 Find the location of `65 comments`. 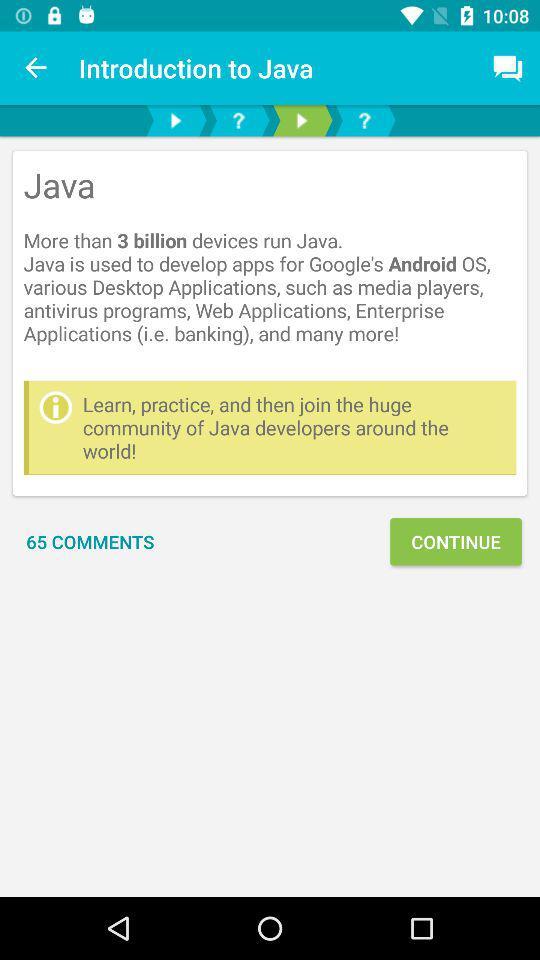

65 comments is located at coordinates (89, 541).